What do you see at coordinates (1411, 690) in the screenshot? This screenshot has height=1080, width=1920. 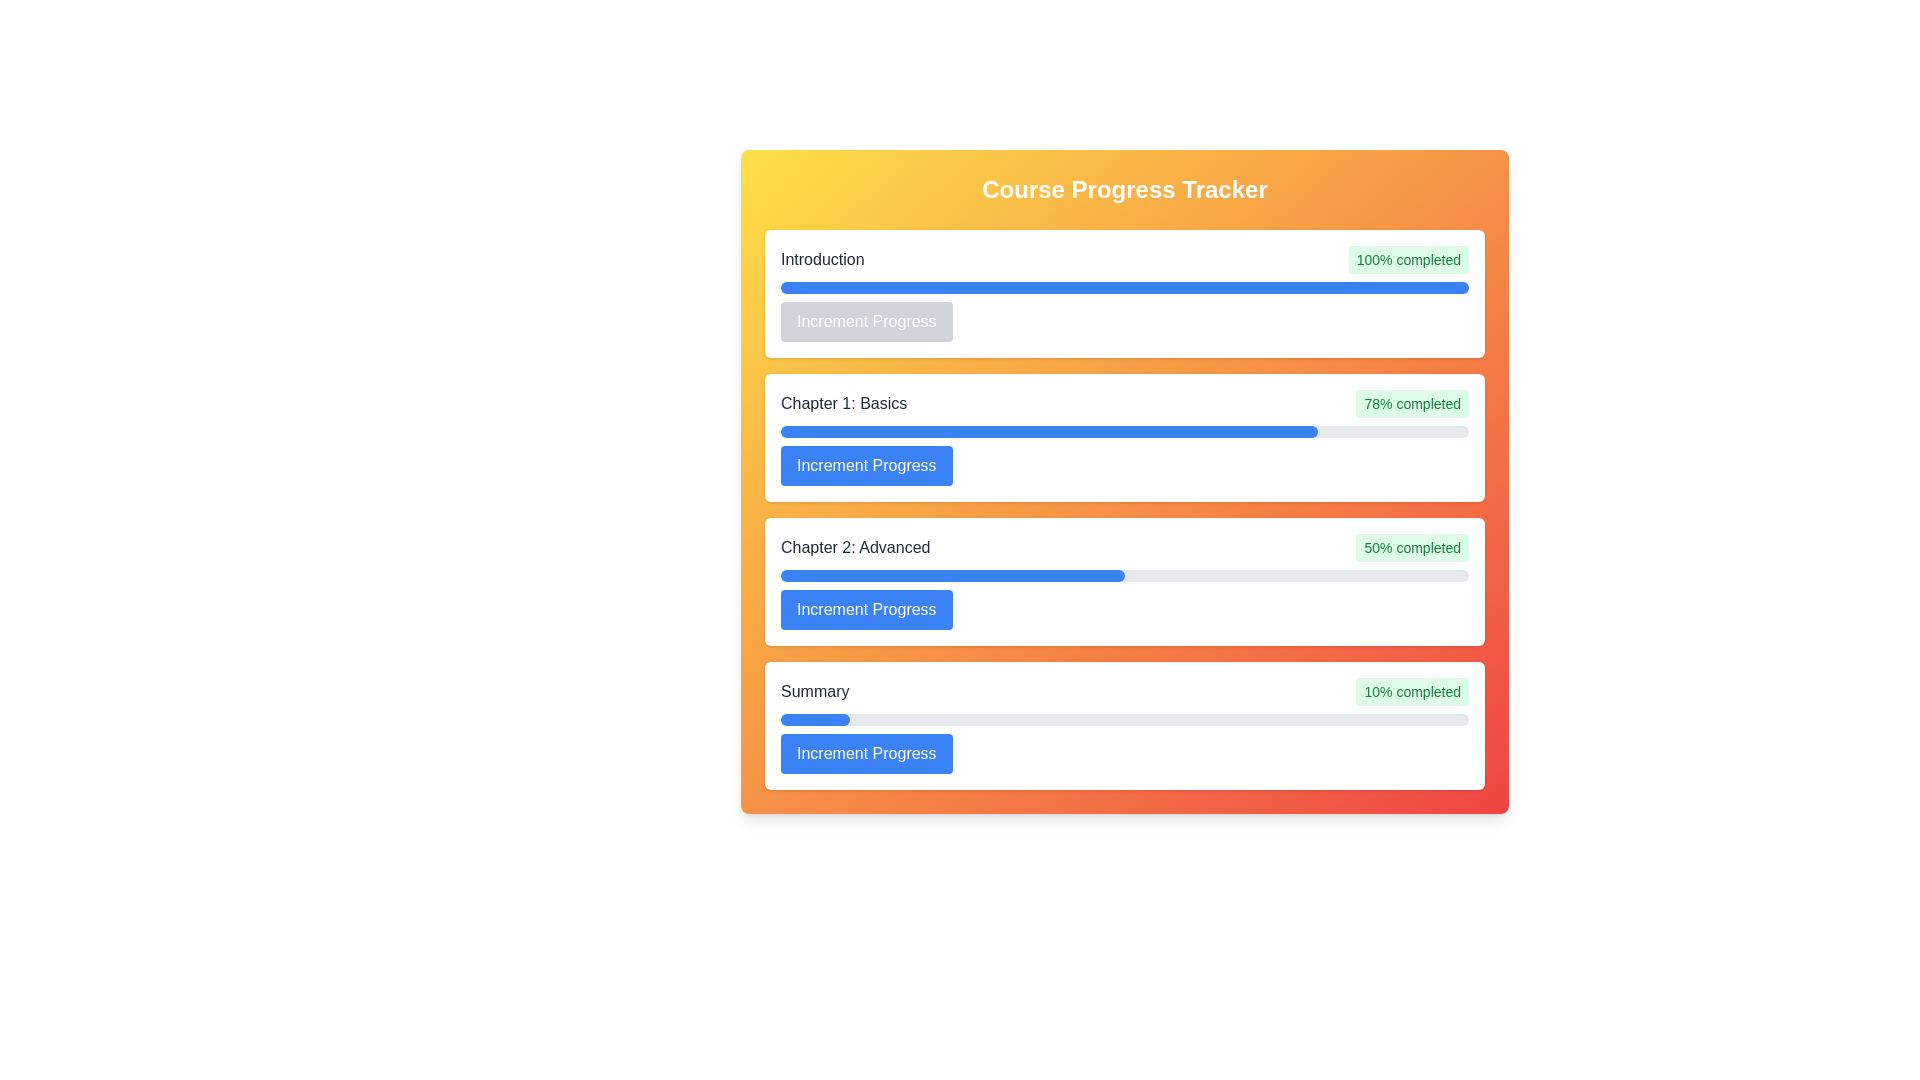 I see `the Progress Badge located in the 'Summary' section, positioned next to the title 'Summary', to visually indicate the completion percentage of the current section` at bounding box center [1411, 690].